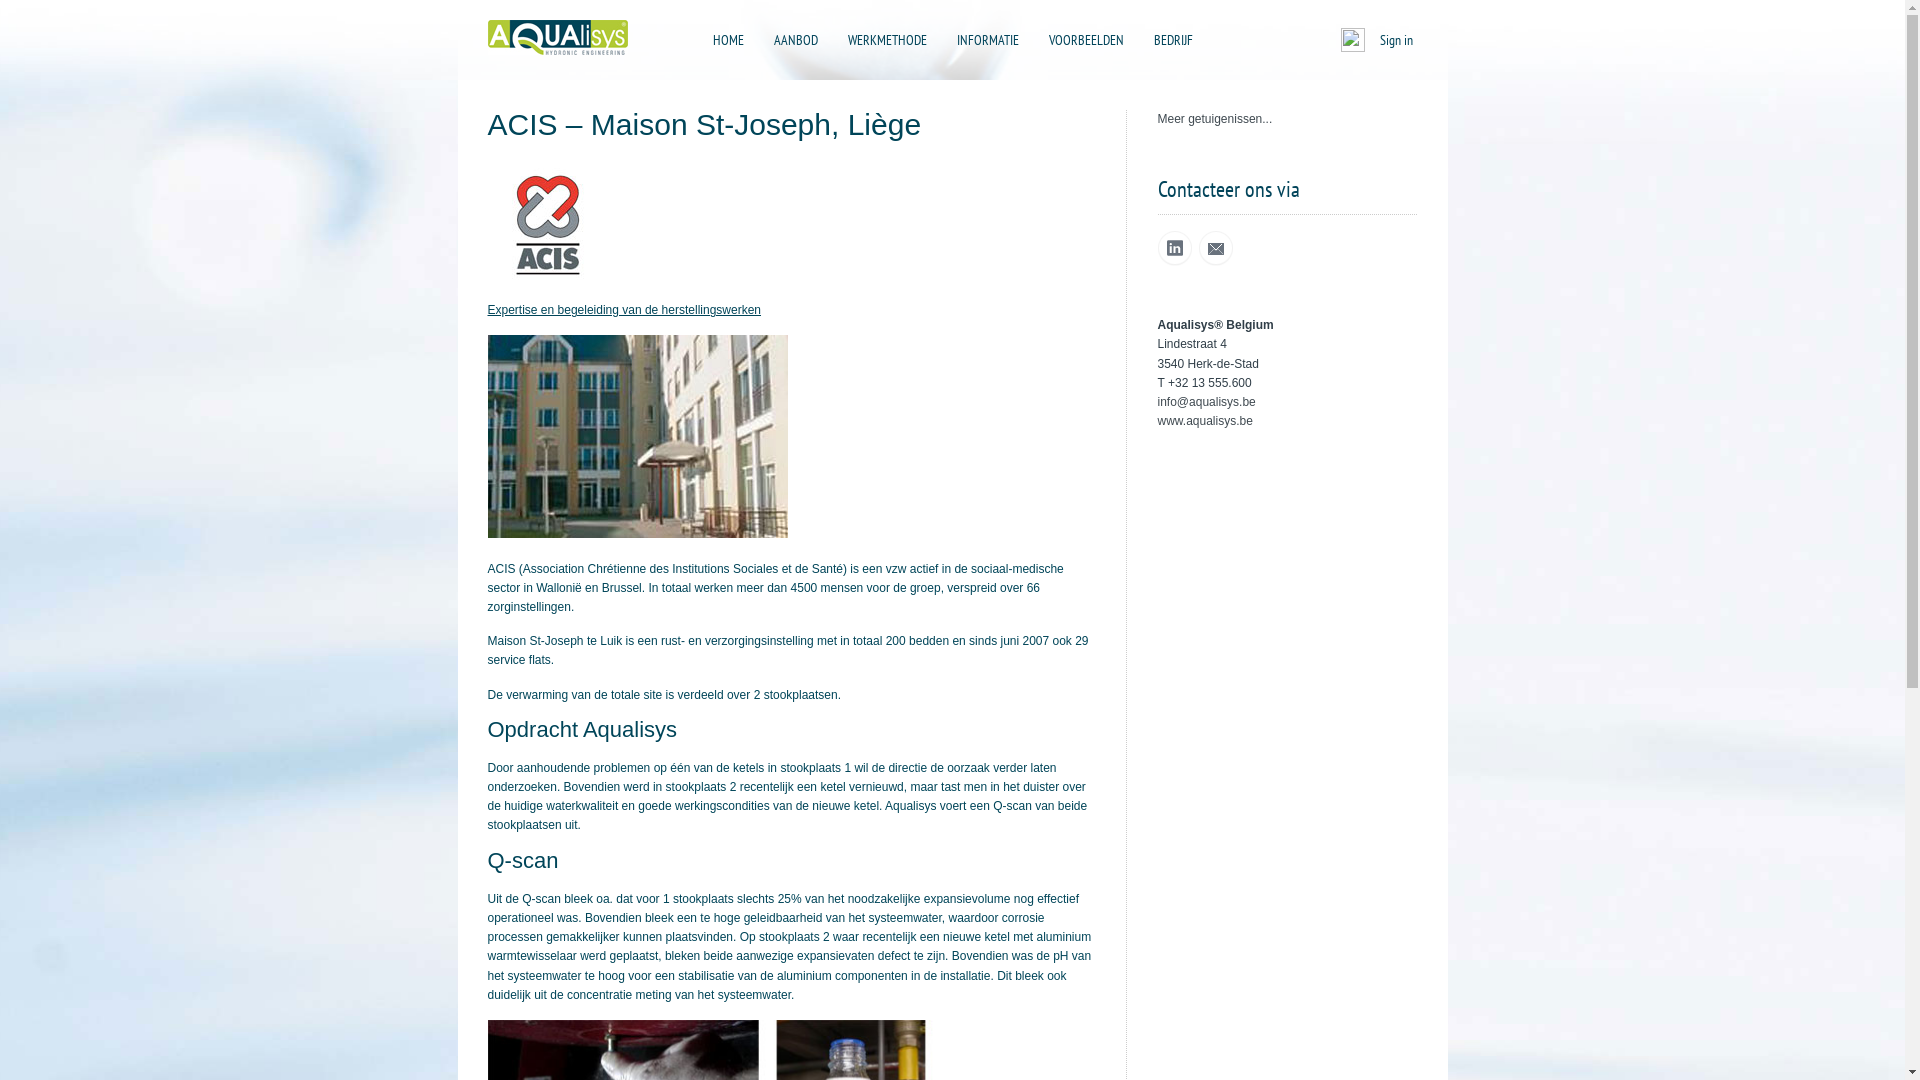 The width and height of the screenshot is (1920, 1080). I want to click on 'Email', so click(1213, 247).